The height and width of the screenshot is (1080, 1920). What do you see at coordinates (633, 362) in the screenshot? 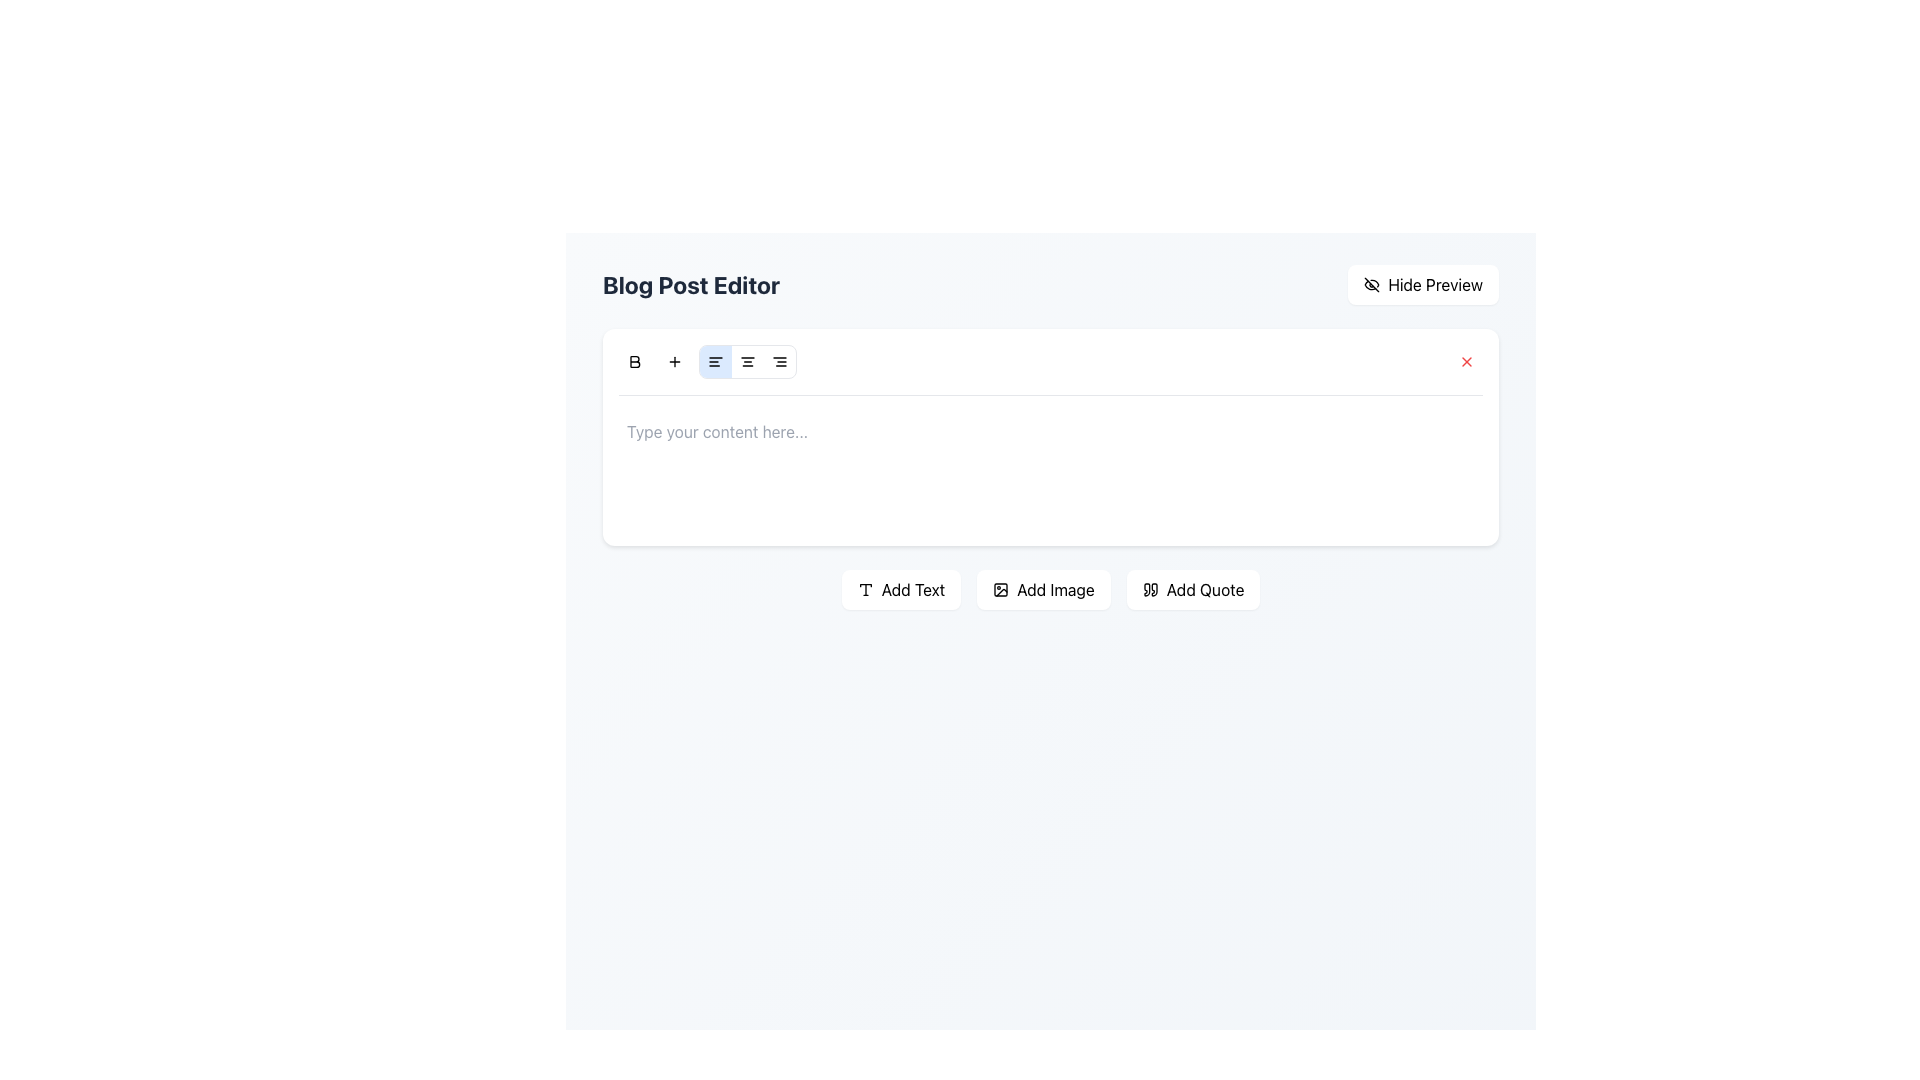
I see `the bold formatting icon button located at the top-left of the content toolbar in the Blog Post Editor` at bounding box center [633, 362].